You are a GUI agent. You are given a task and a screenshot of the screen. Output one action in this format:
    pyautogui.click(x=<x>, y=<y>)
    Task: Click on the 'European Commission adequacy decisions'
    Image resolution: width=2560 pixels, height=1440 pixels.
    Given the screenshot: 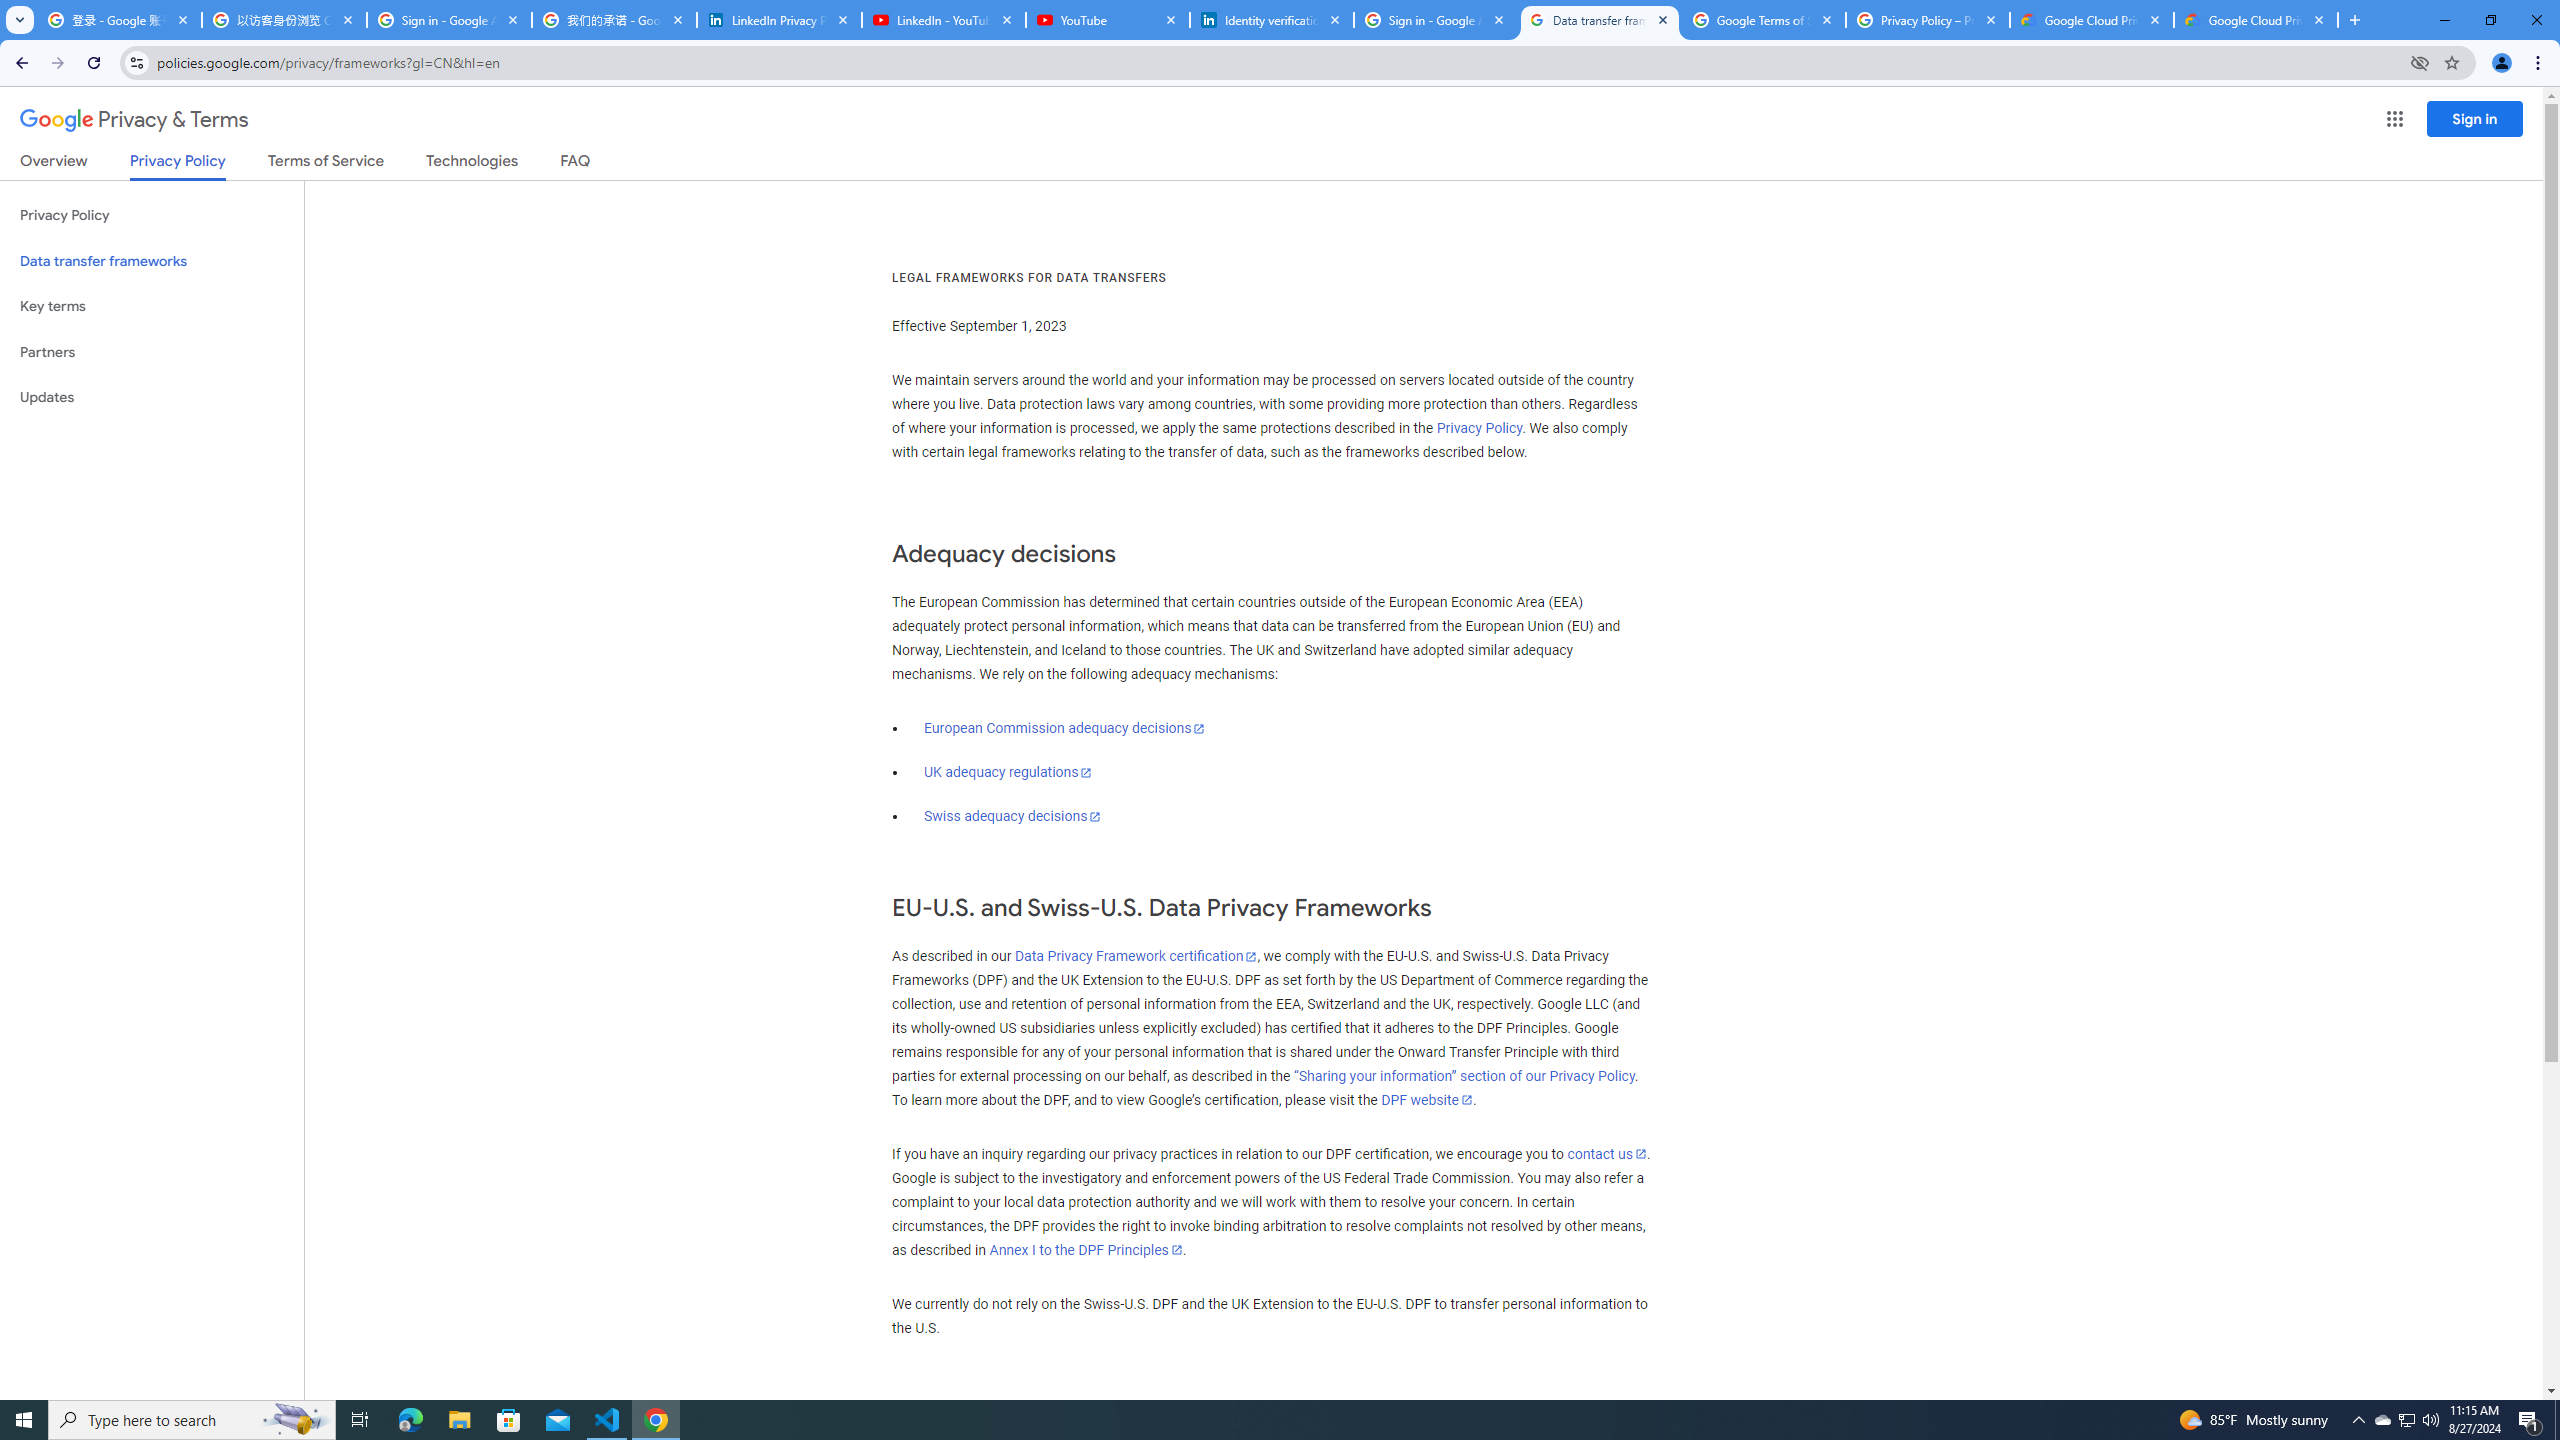 What is the action you would take?
    pyautogui.click(x=1063, y=727)
    